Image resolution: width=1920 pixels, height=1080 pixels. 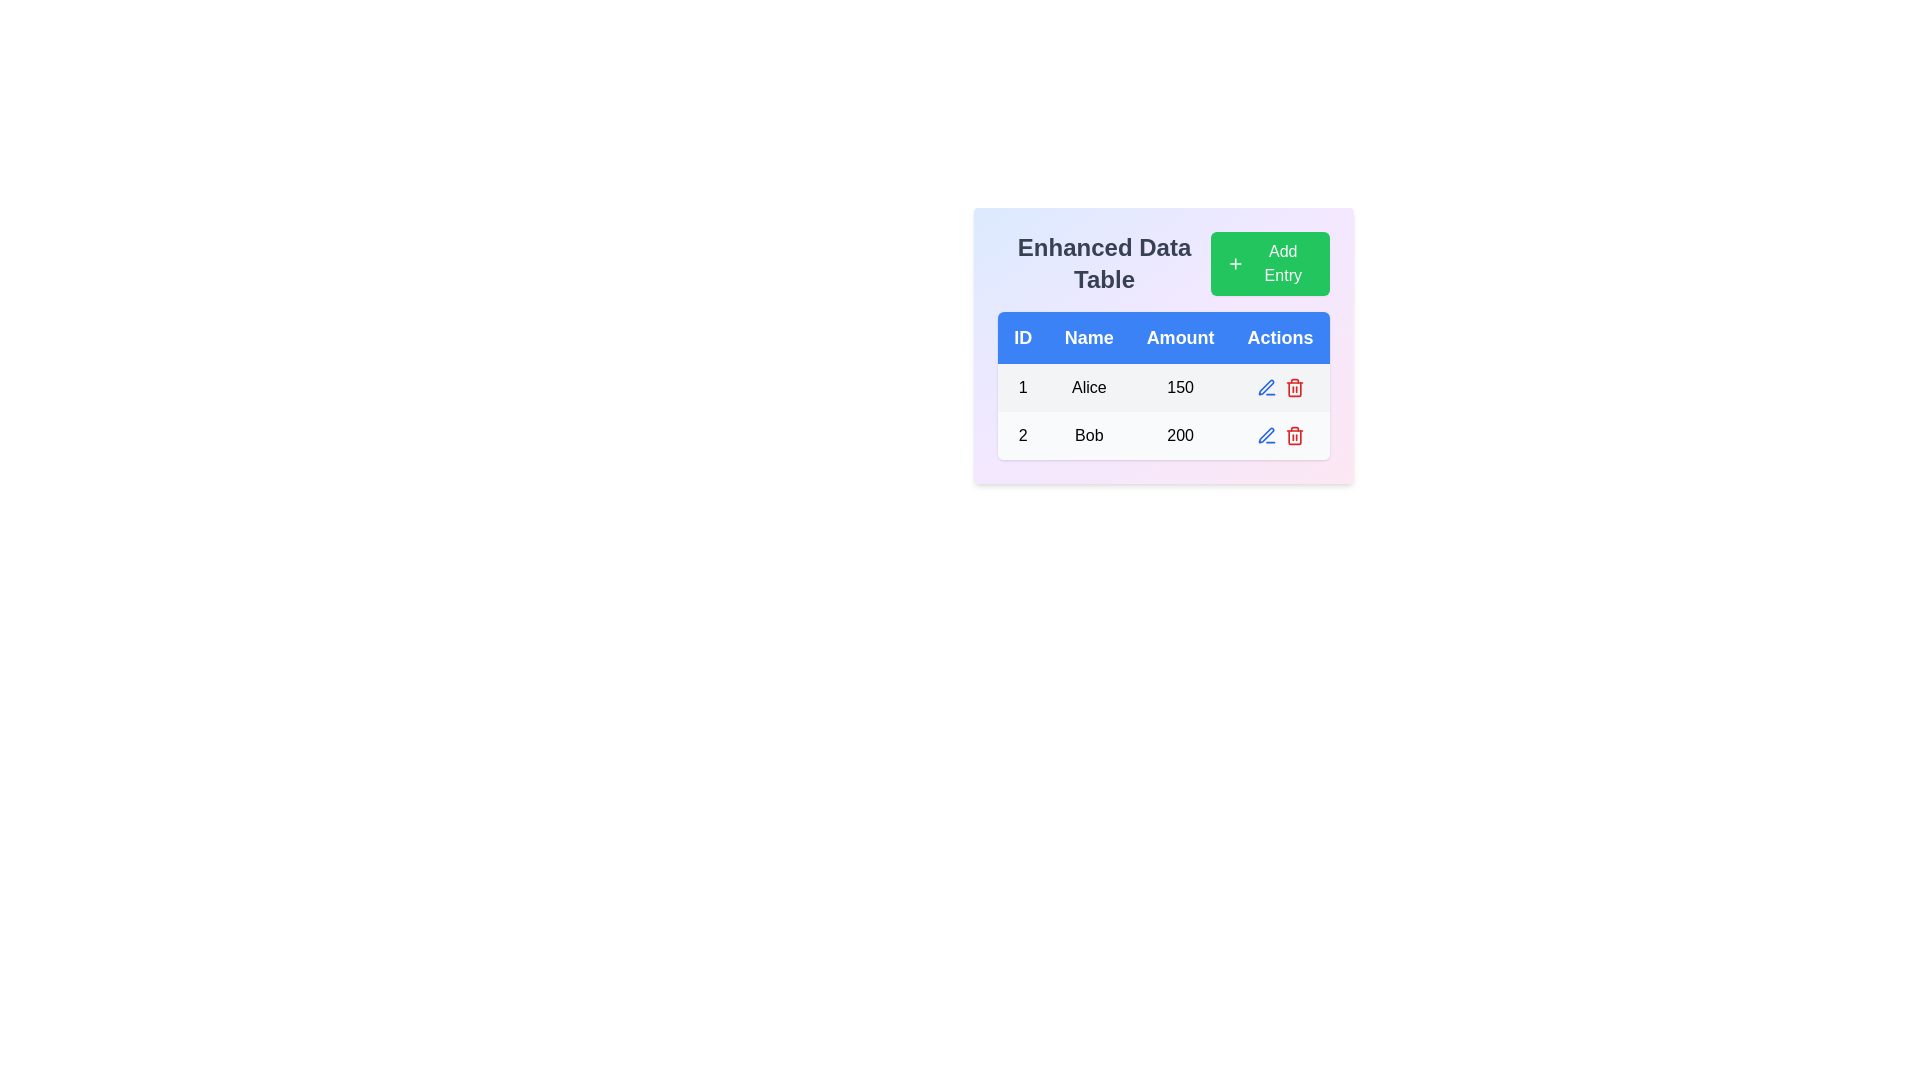 I want to click on the trash icon located in the 'Actions' column of the second row in the data table to initiate a delete action, so click(x=1294, y=434).